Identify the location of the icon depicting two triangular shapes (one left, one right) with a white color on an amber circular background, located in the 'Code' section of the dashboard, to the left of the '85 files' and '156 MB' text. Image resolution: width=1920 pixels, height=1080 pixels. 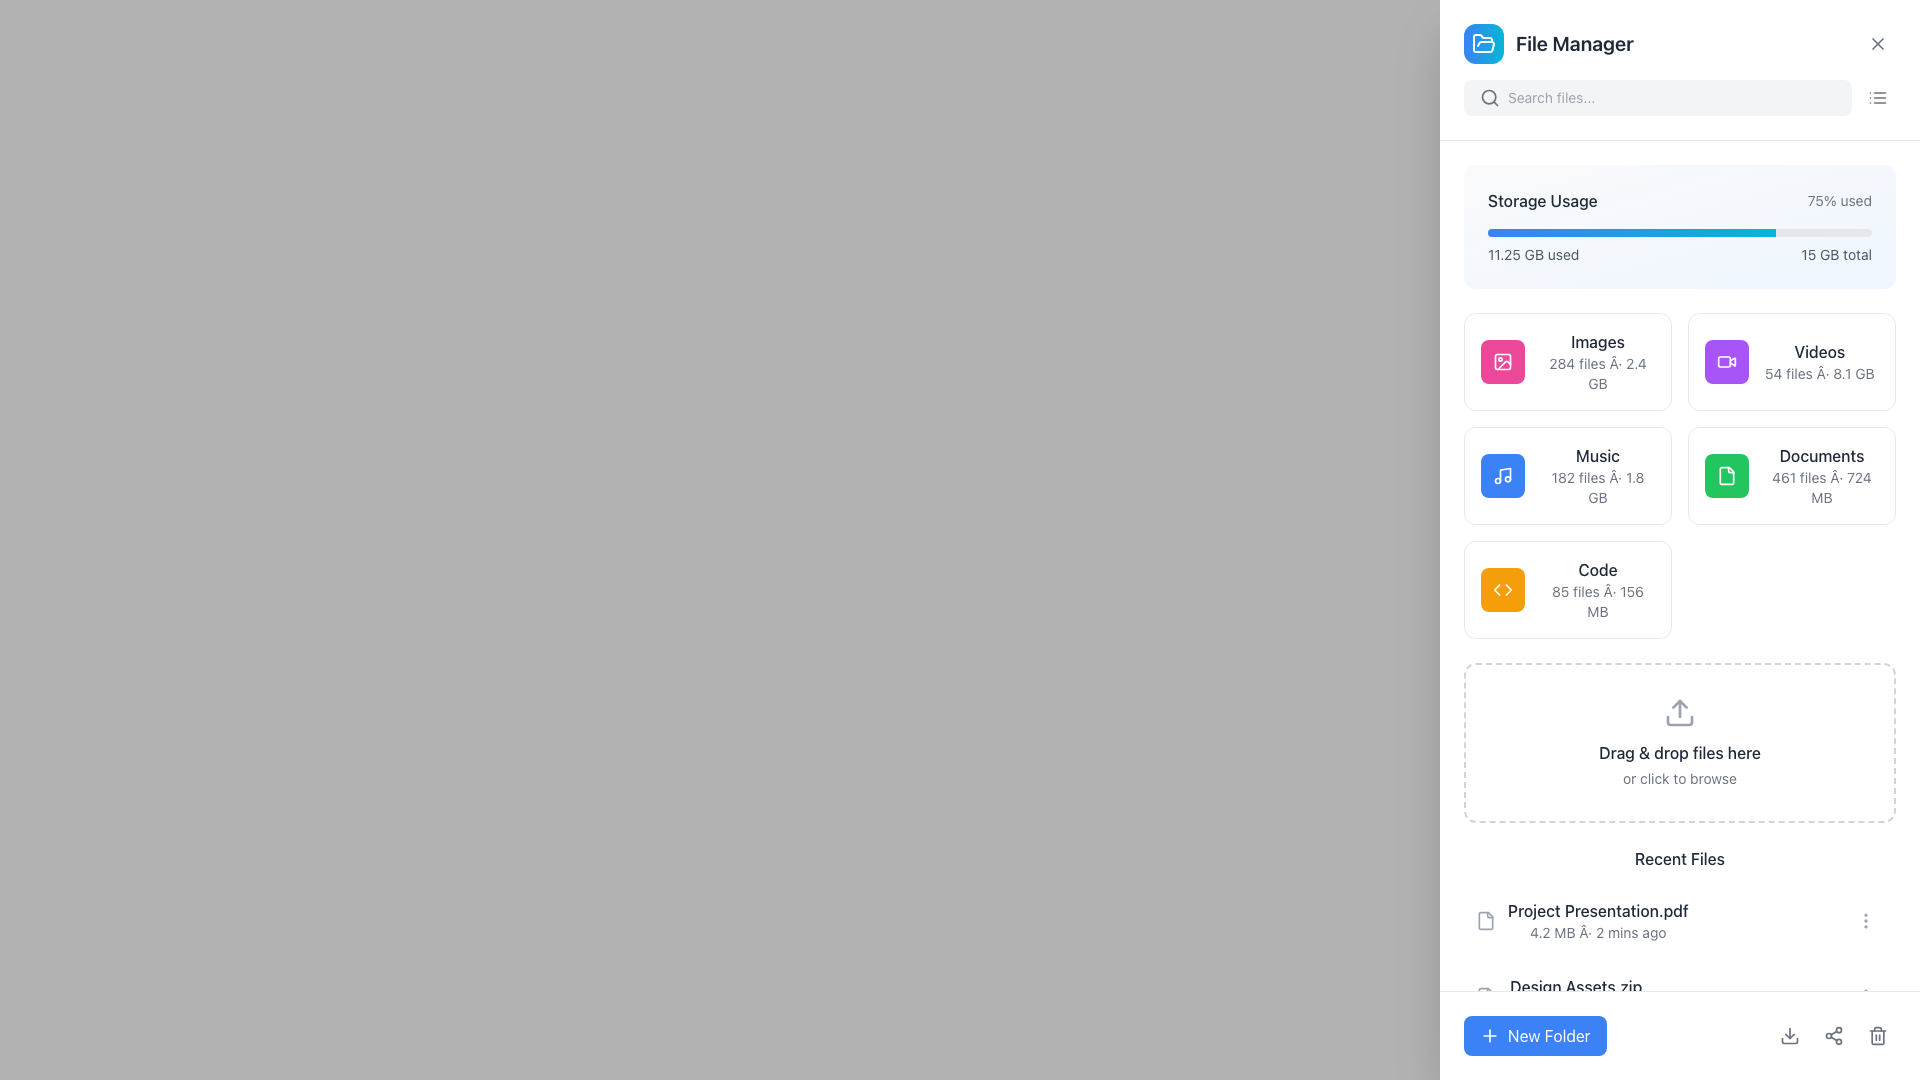
(1502, 589).